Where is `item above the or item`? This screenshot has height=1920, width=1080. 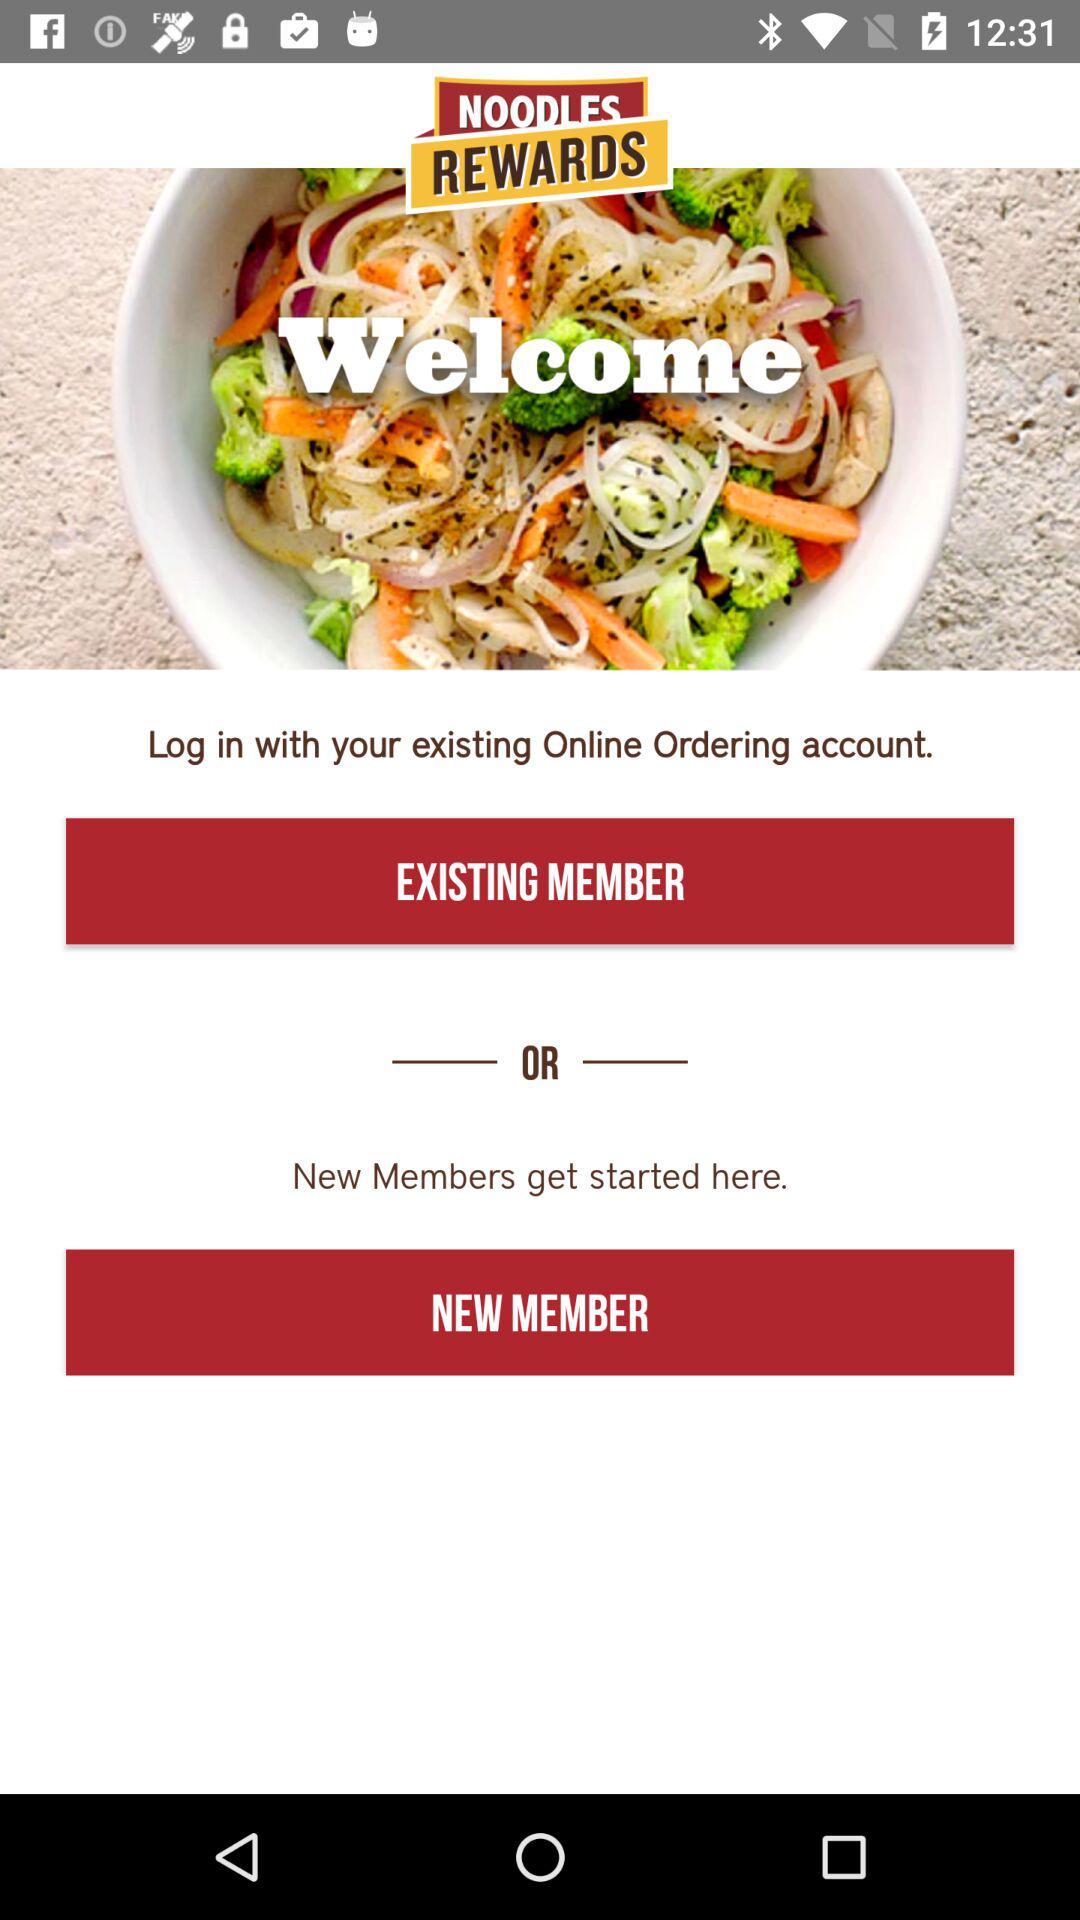
item above the or item is located at coordinates (540, 880).